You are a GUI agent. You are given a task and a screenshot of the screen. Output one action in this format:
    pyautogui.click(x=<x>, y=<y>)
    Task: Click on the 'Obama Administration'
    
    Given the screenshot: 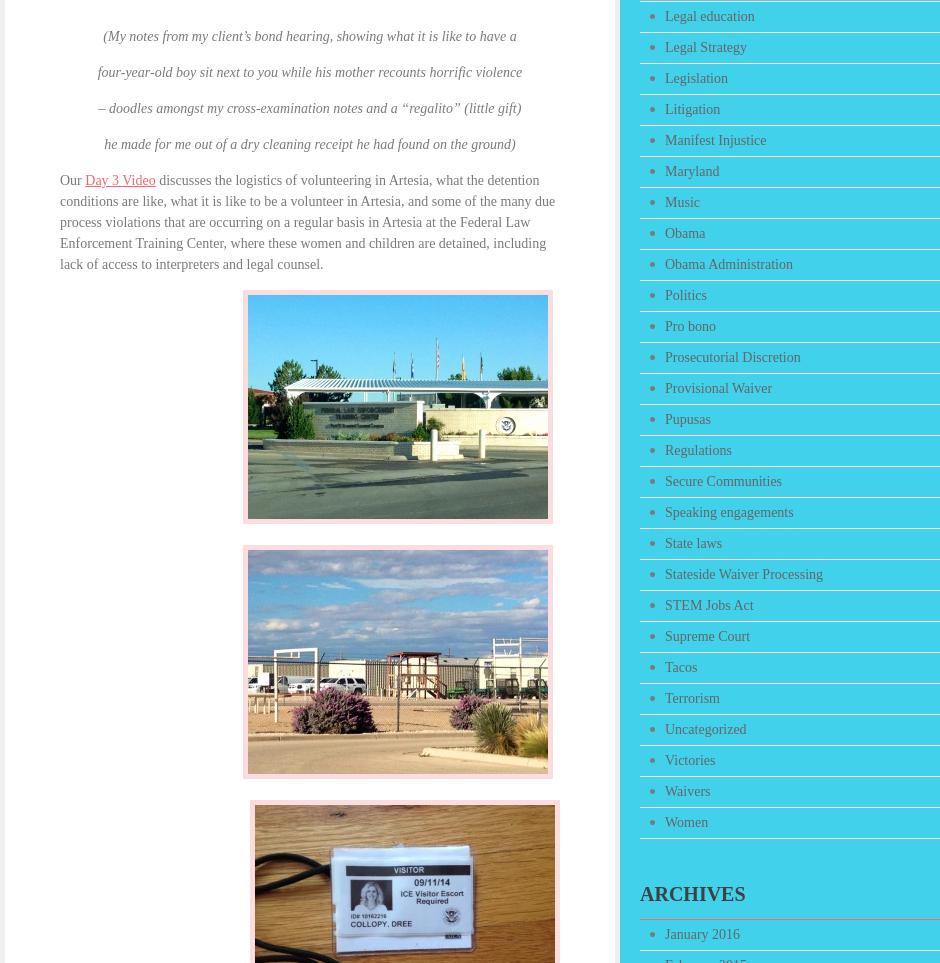 What is the action you would take?
    pyautogui.click(x=664, y=263)
    